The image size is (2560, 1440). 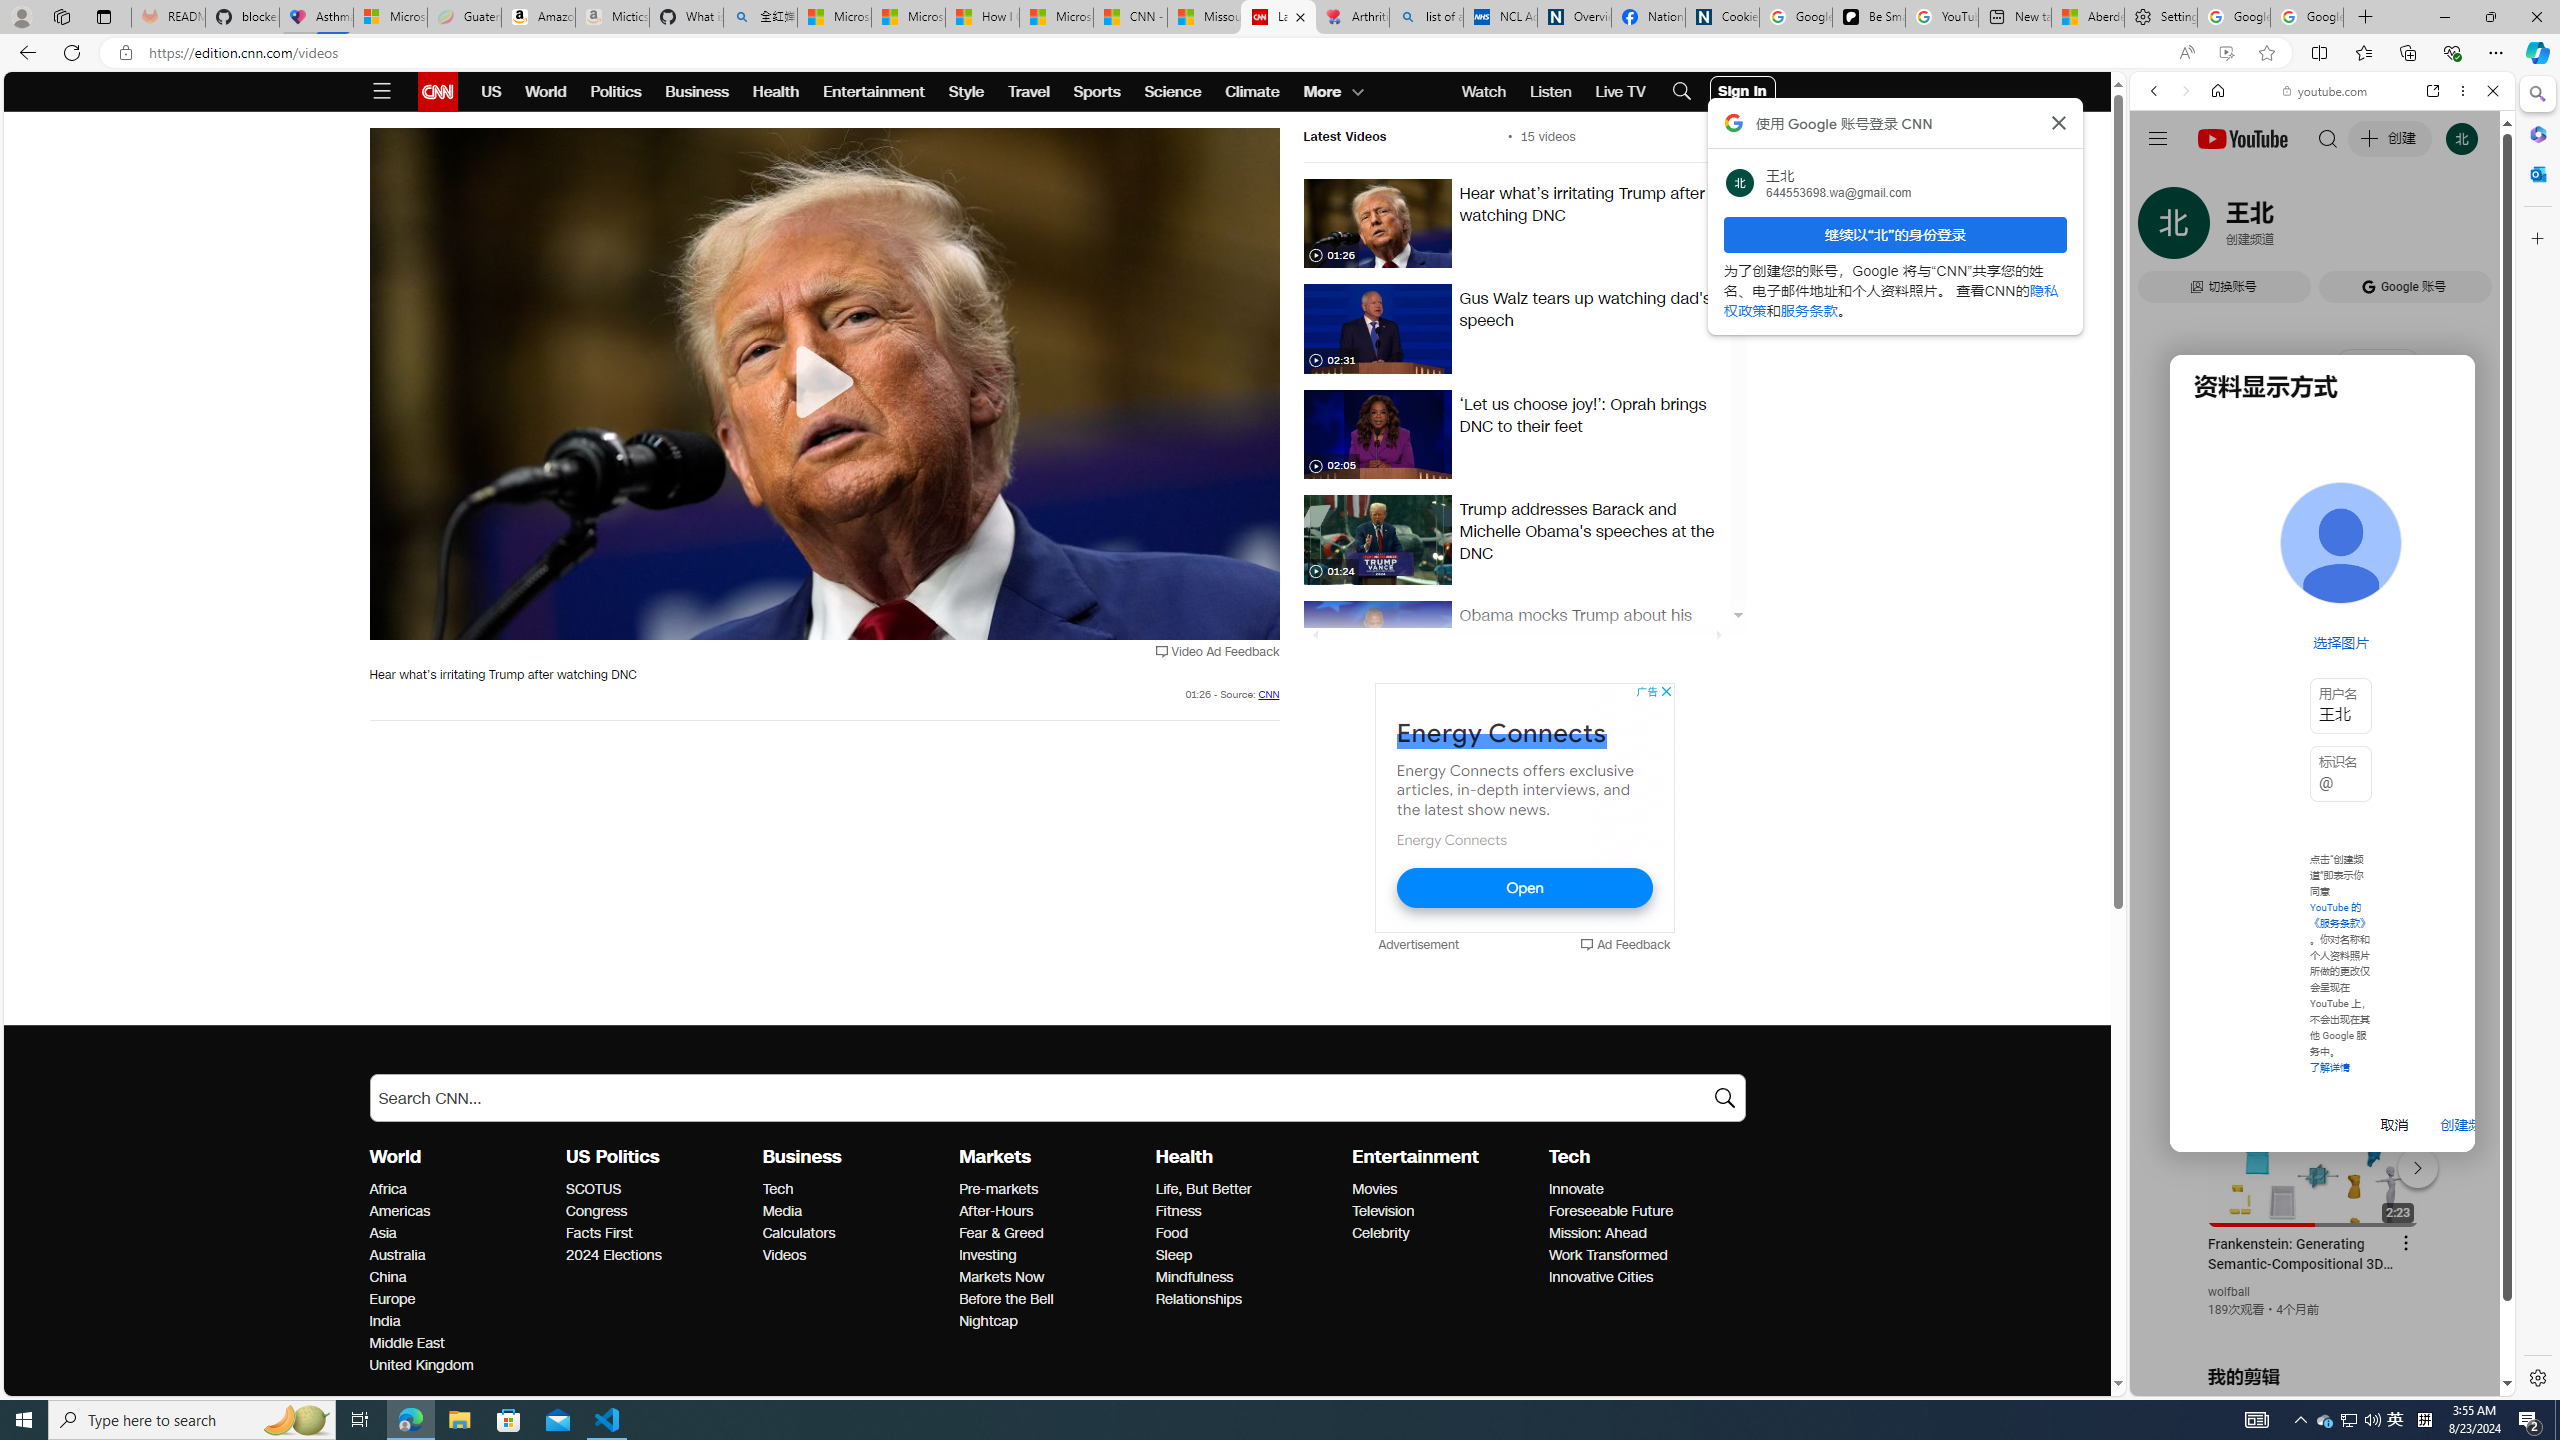 I want to click on 'EntertainmentMoviesTelevisionCelebrity', so click(x=1450, y=1194).